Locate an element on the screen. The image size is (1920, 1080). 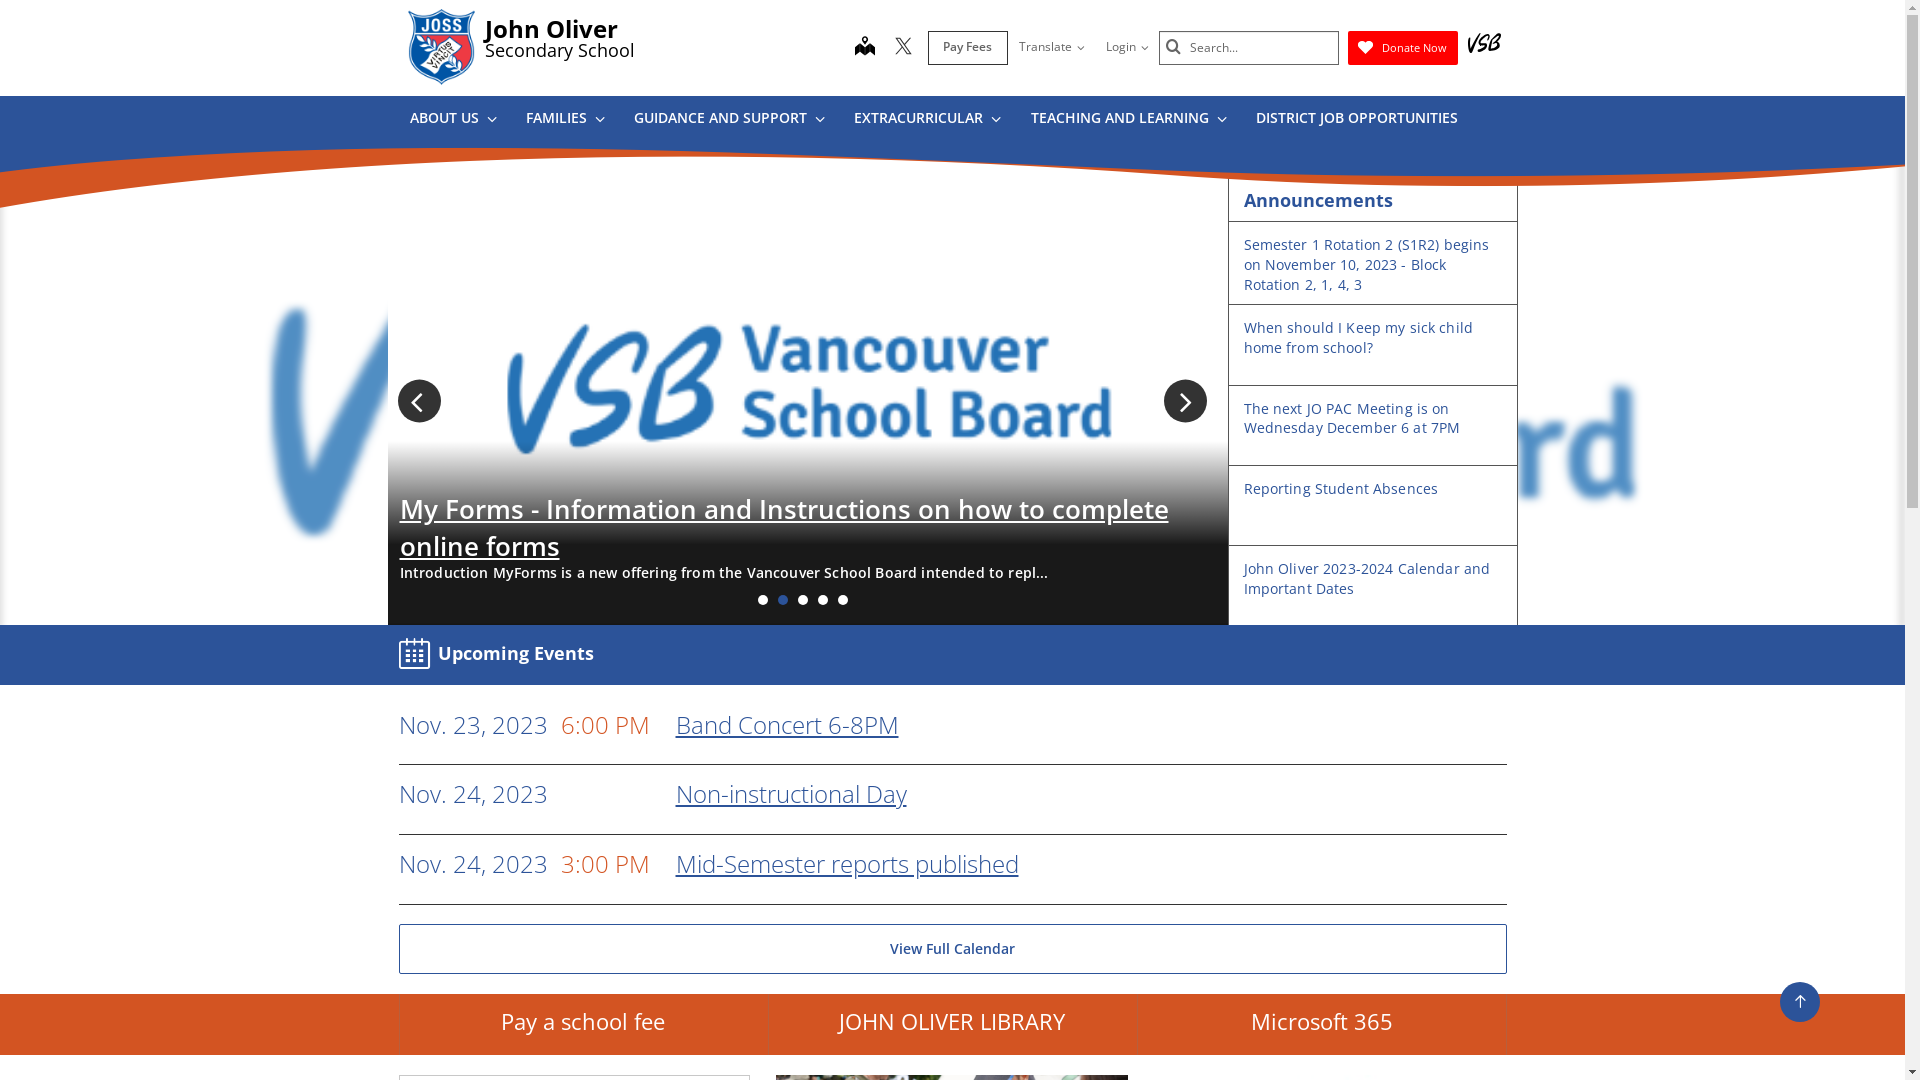
'5' is located at coordinates (838, 599).